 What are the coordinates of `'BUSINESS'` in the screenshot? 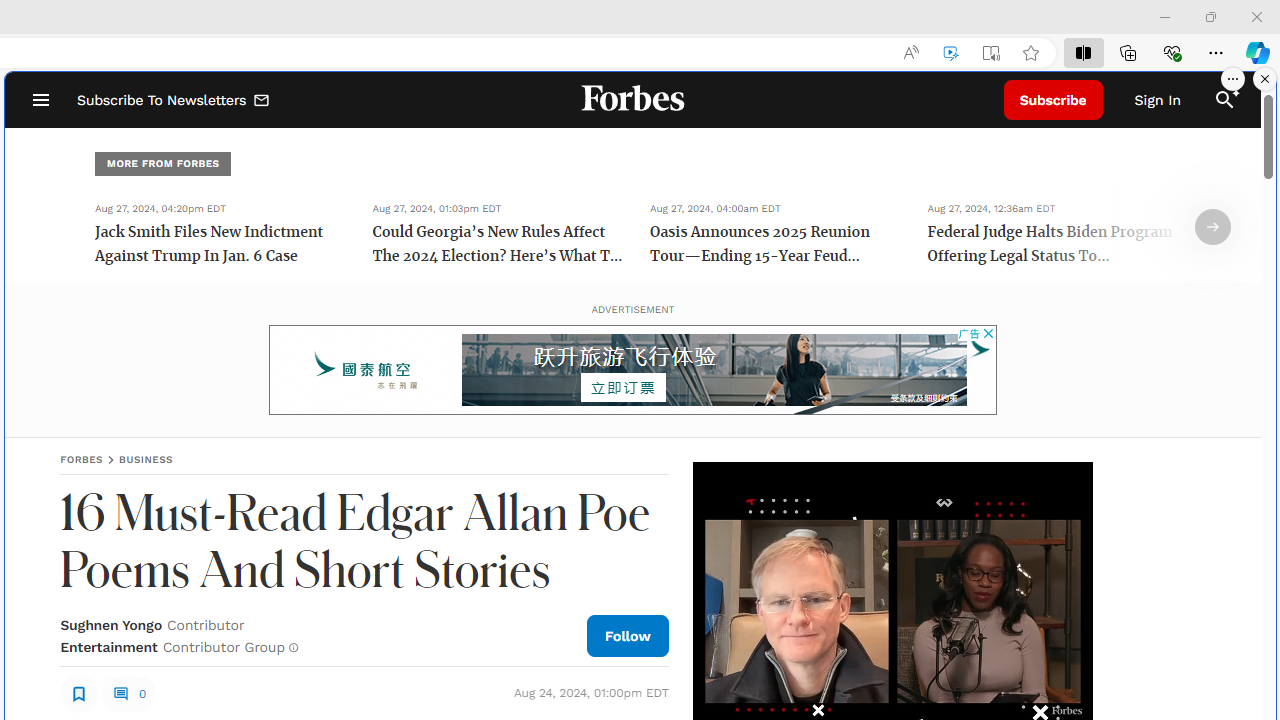 It's located at (144, 459).